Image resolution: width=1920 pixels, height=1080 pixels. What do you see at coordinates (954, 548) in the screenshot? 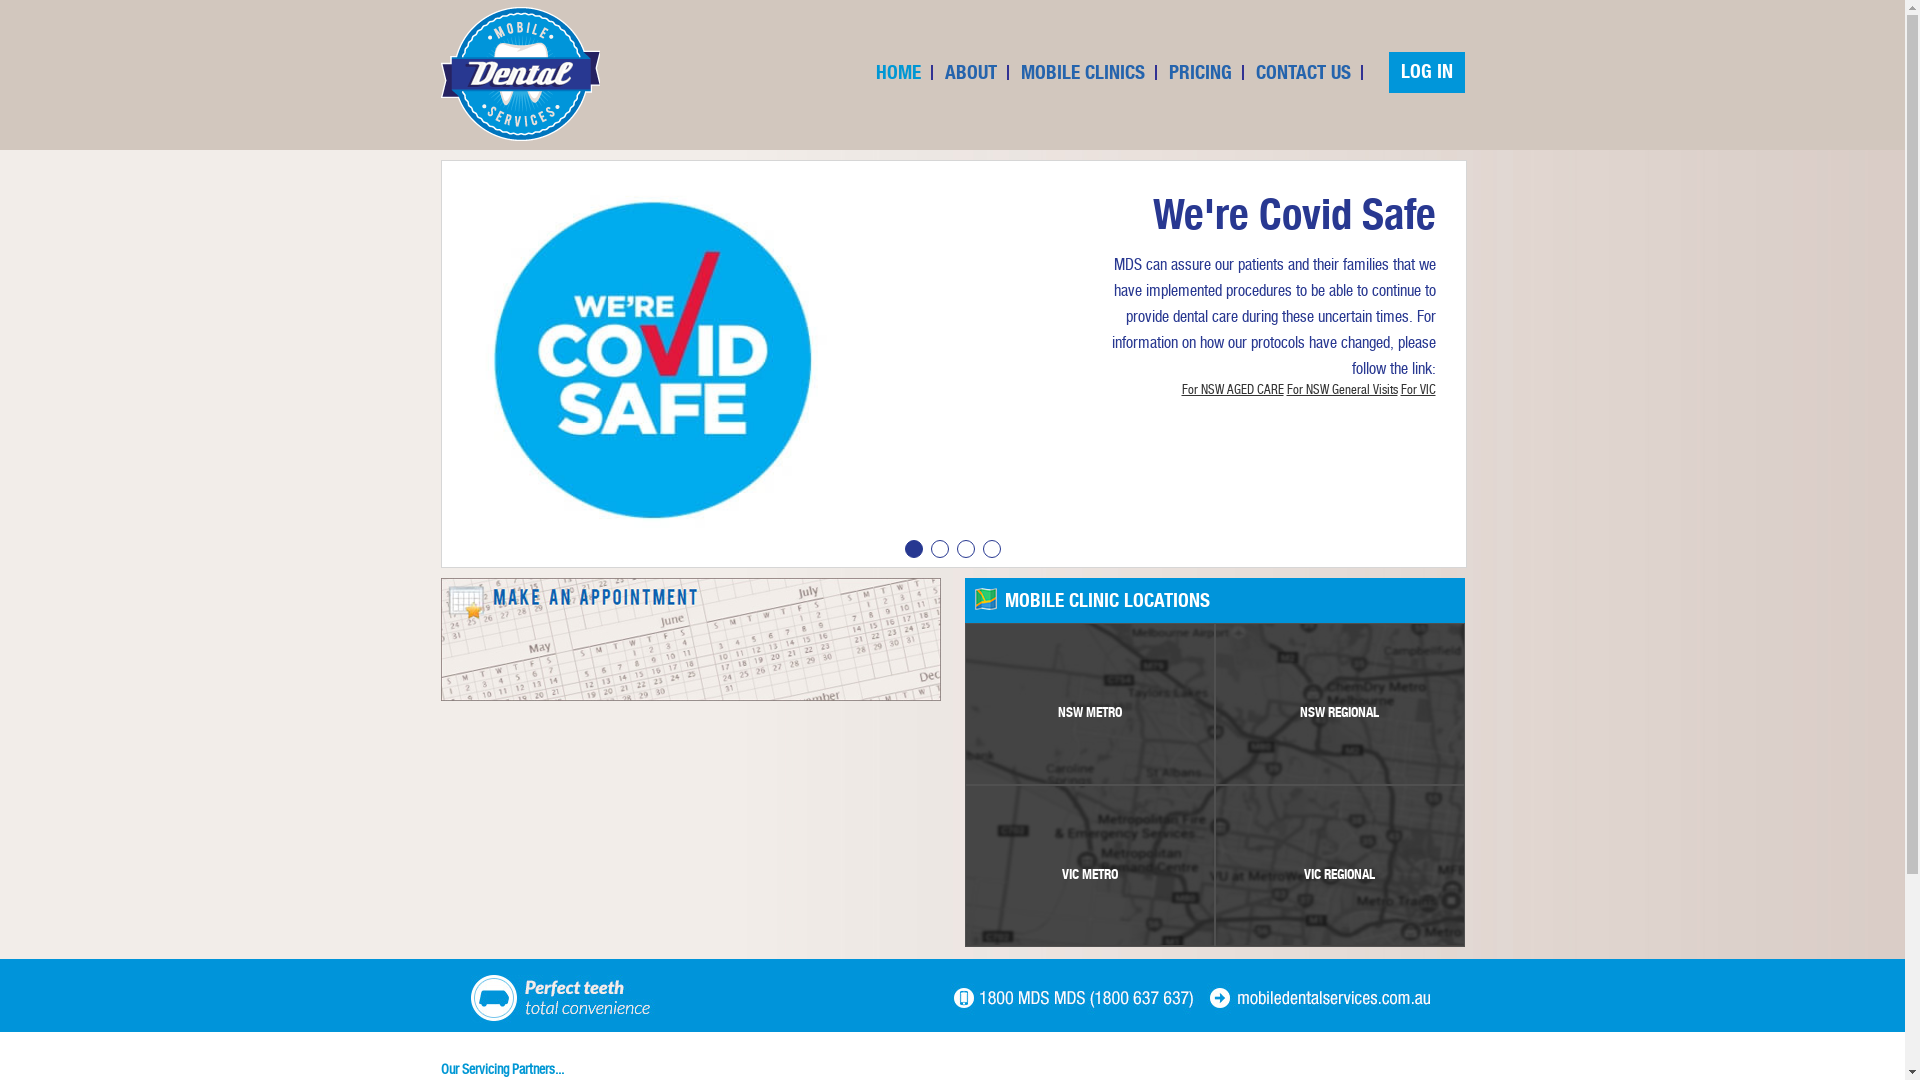
I see `'3'` at bounding box center [954, 548].